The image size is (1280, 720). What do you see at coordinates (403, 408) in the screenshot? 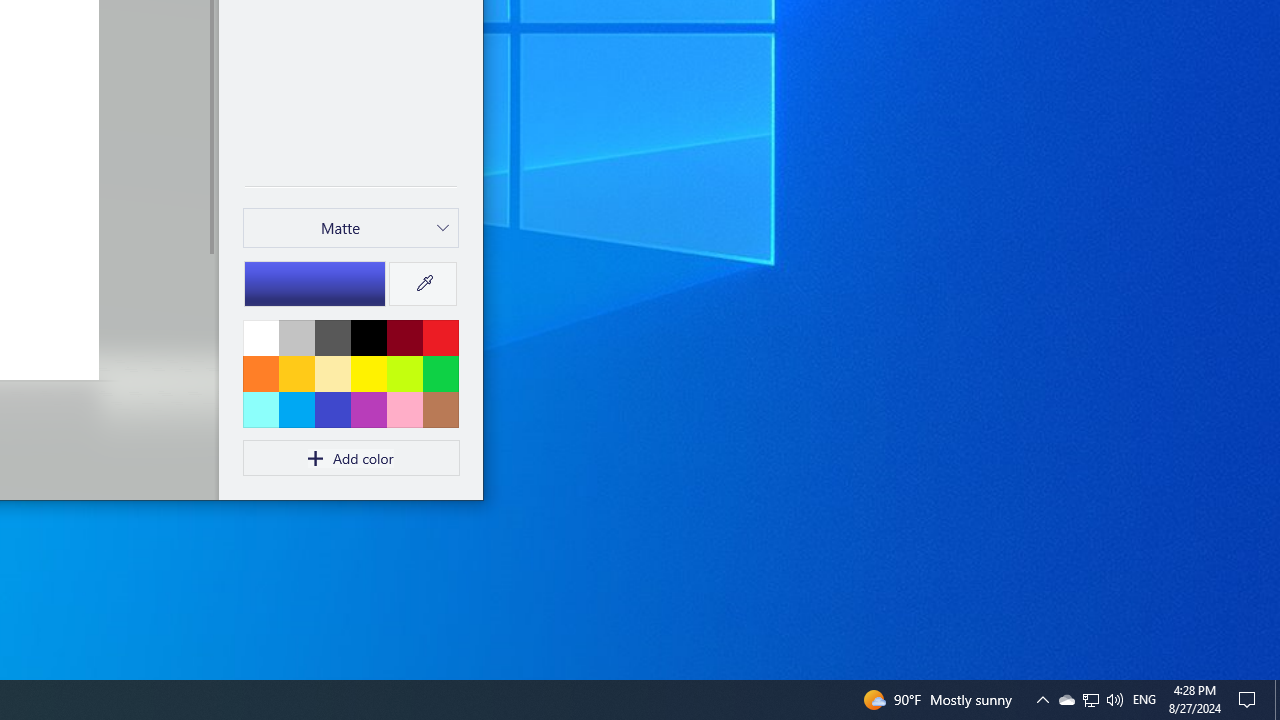
I see `'Rose'` at bounding box center [403, 408].